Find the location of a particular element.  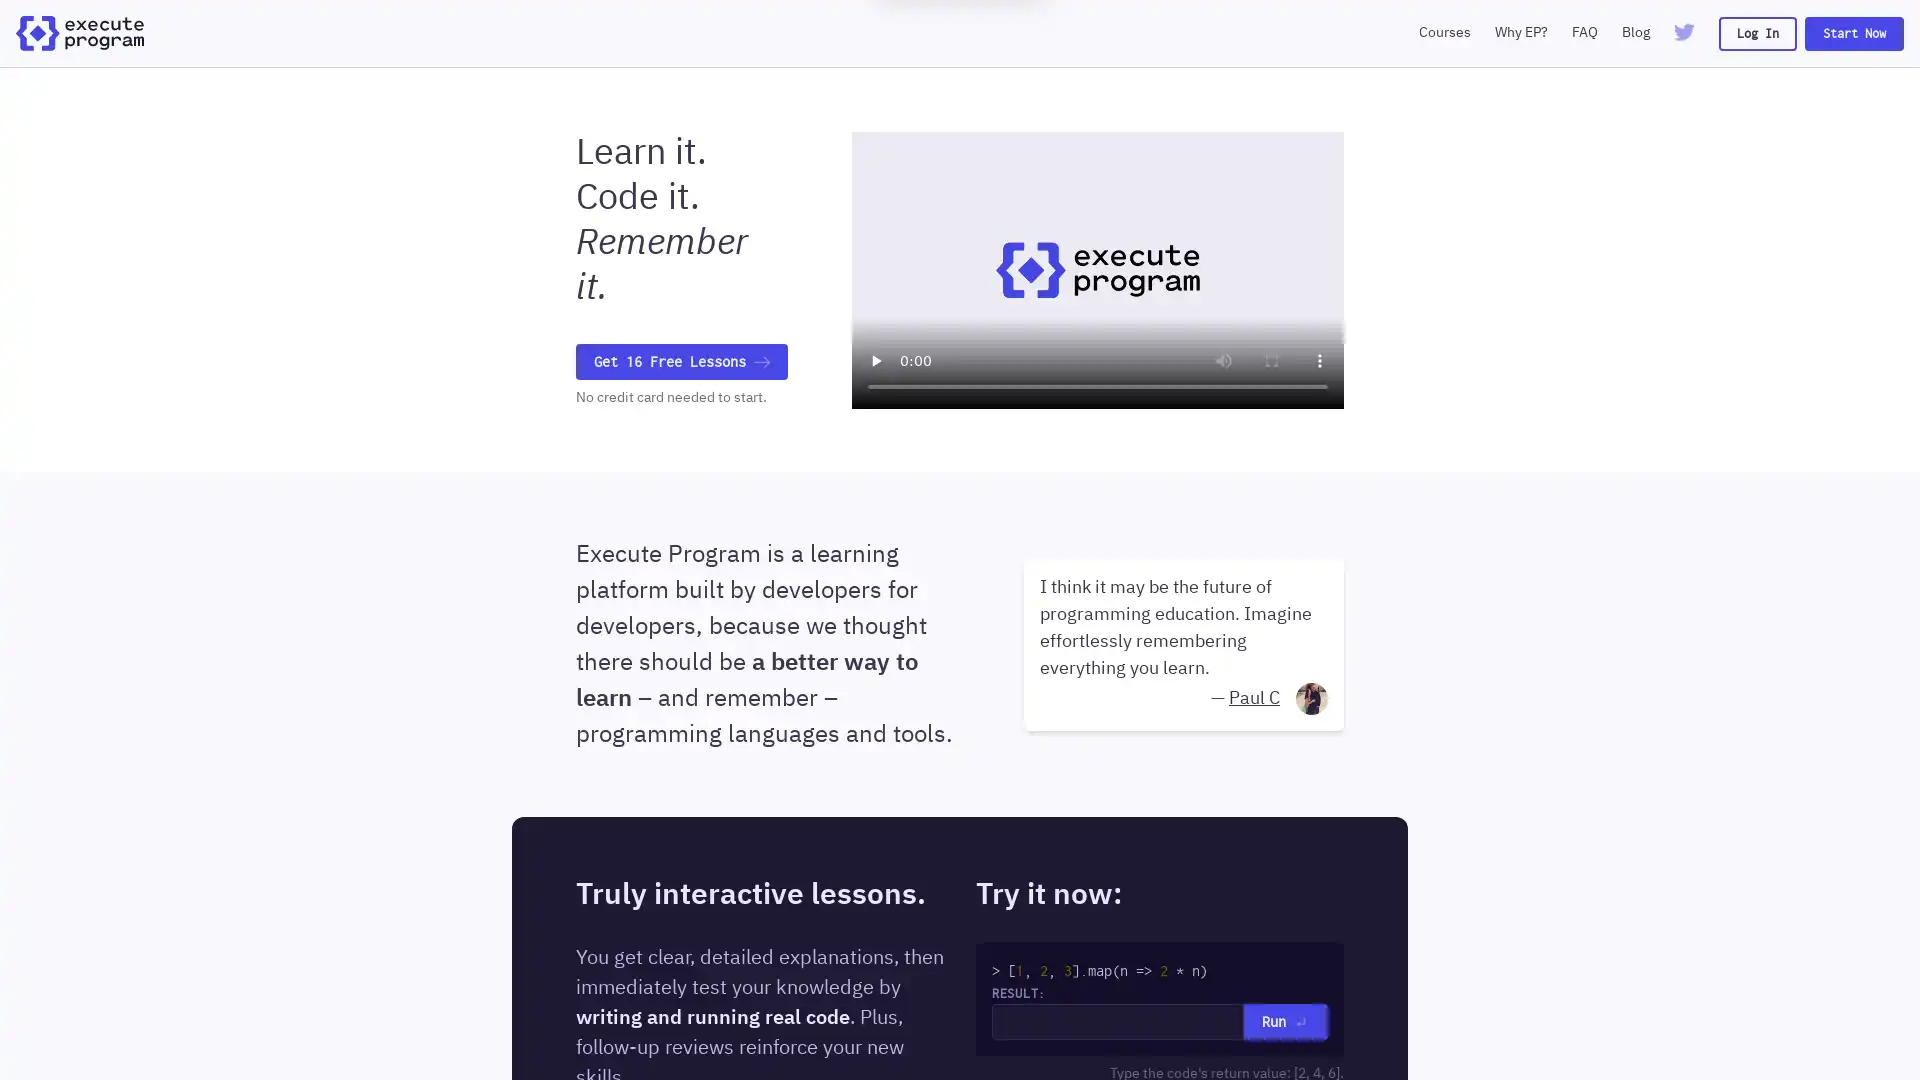

play is located at coordinates (875, 358).